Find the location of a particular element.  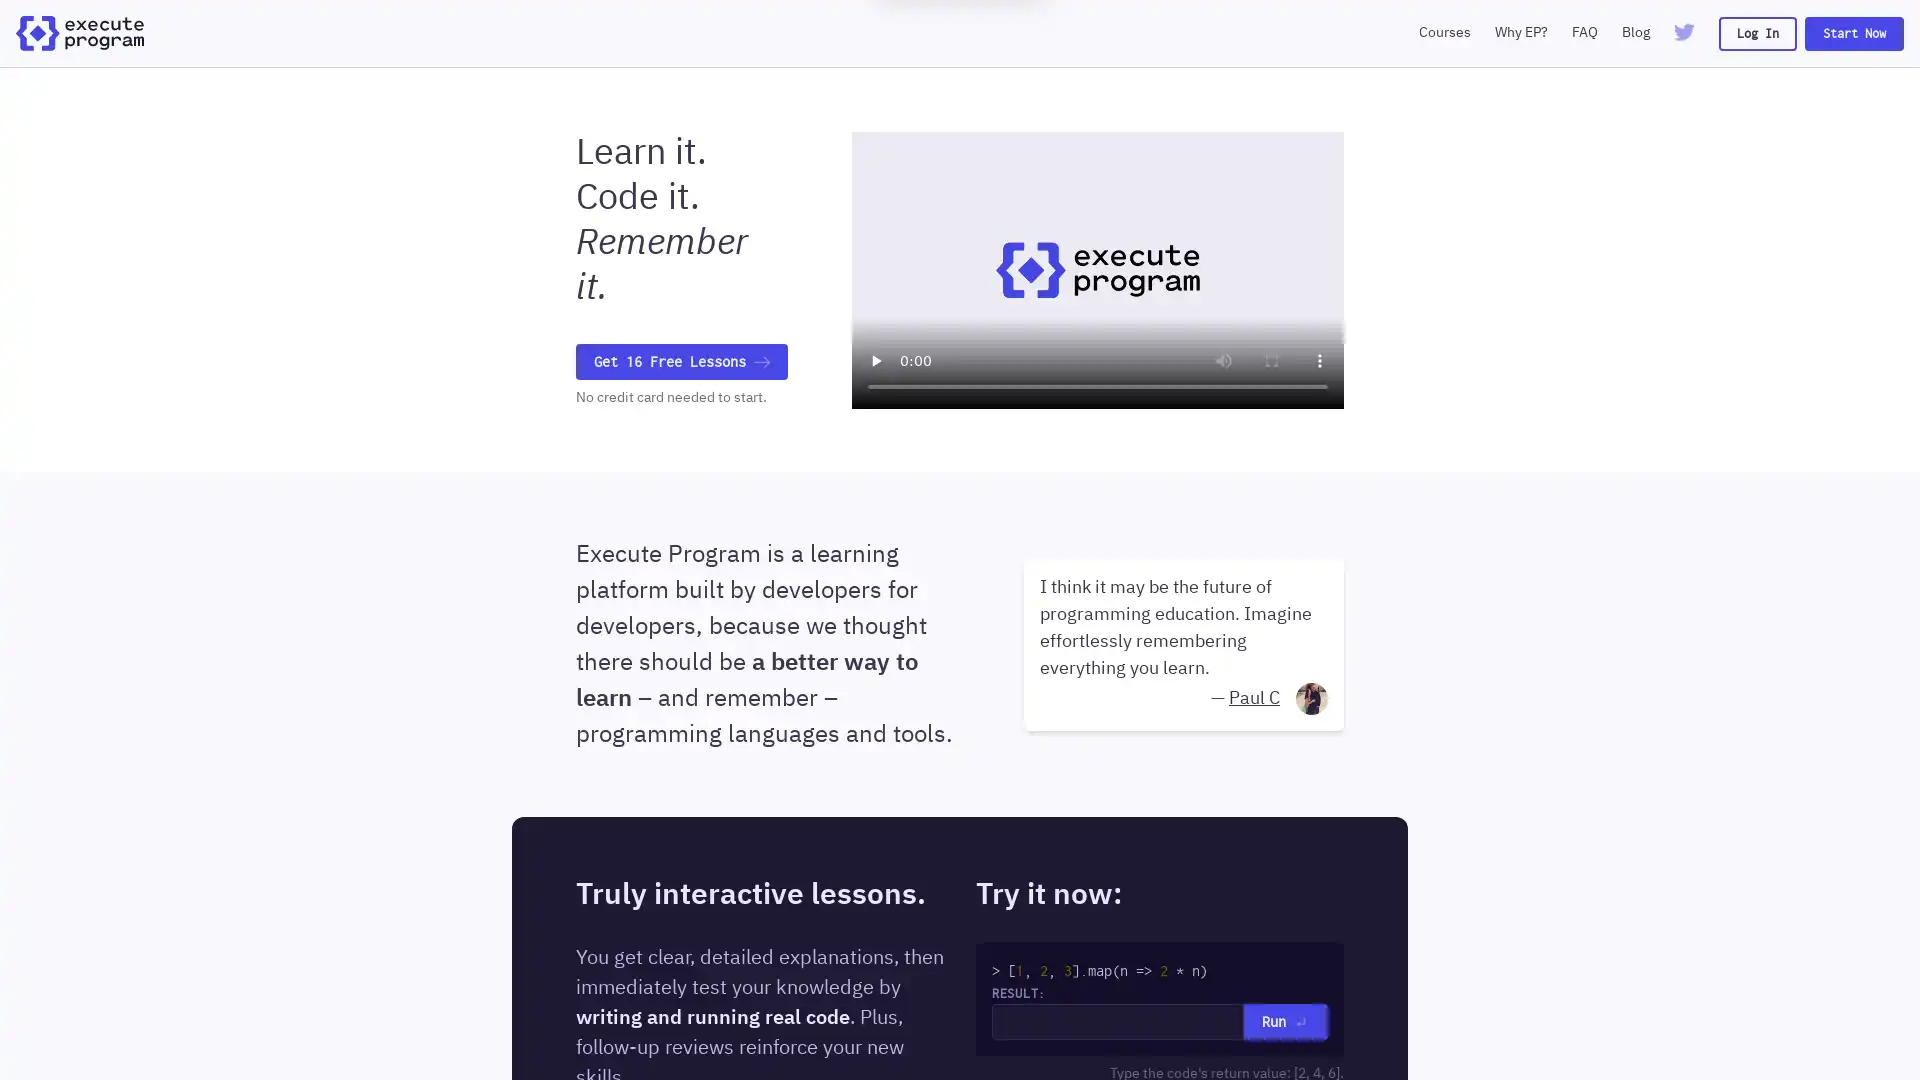

play is located at coordinates (875, 358).